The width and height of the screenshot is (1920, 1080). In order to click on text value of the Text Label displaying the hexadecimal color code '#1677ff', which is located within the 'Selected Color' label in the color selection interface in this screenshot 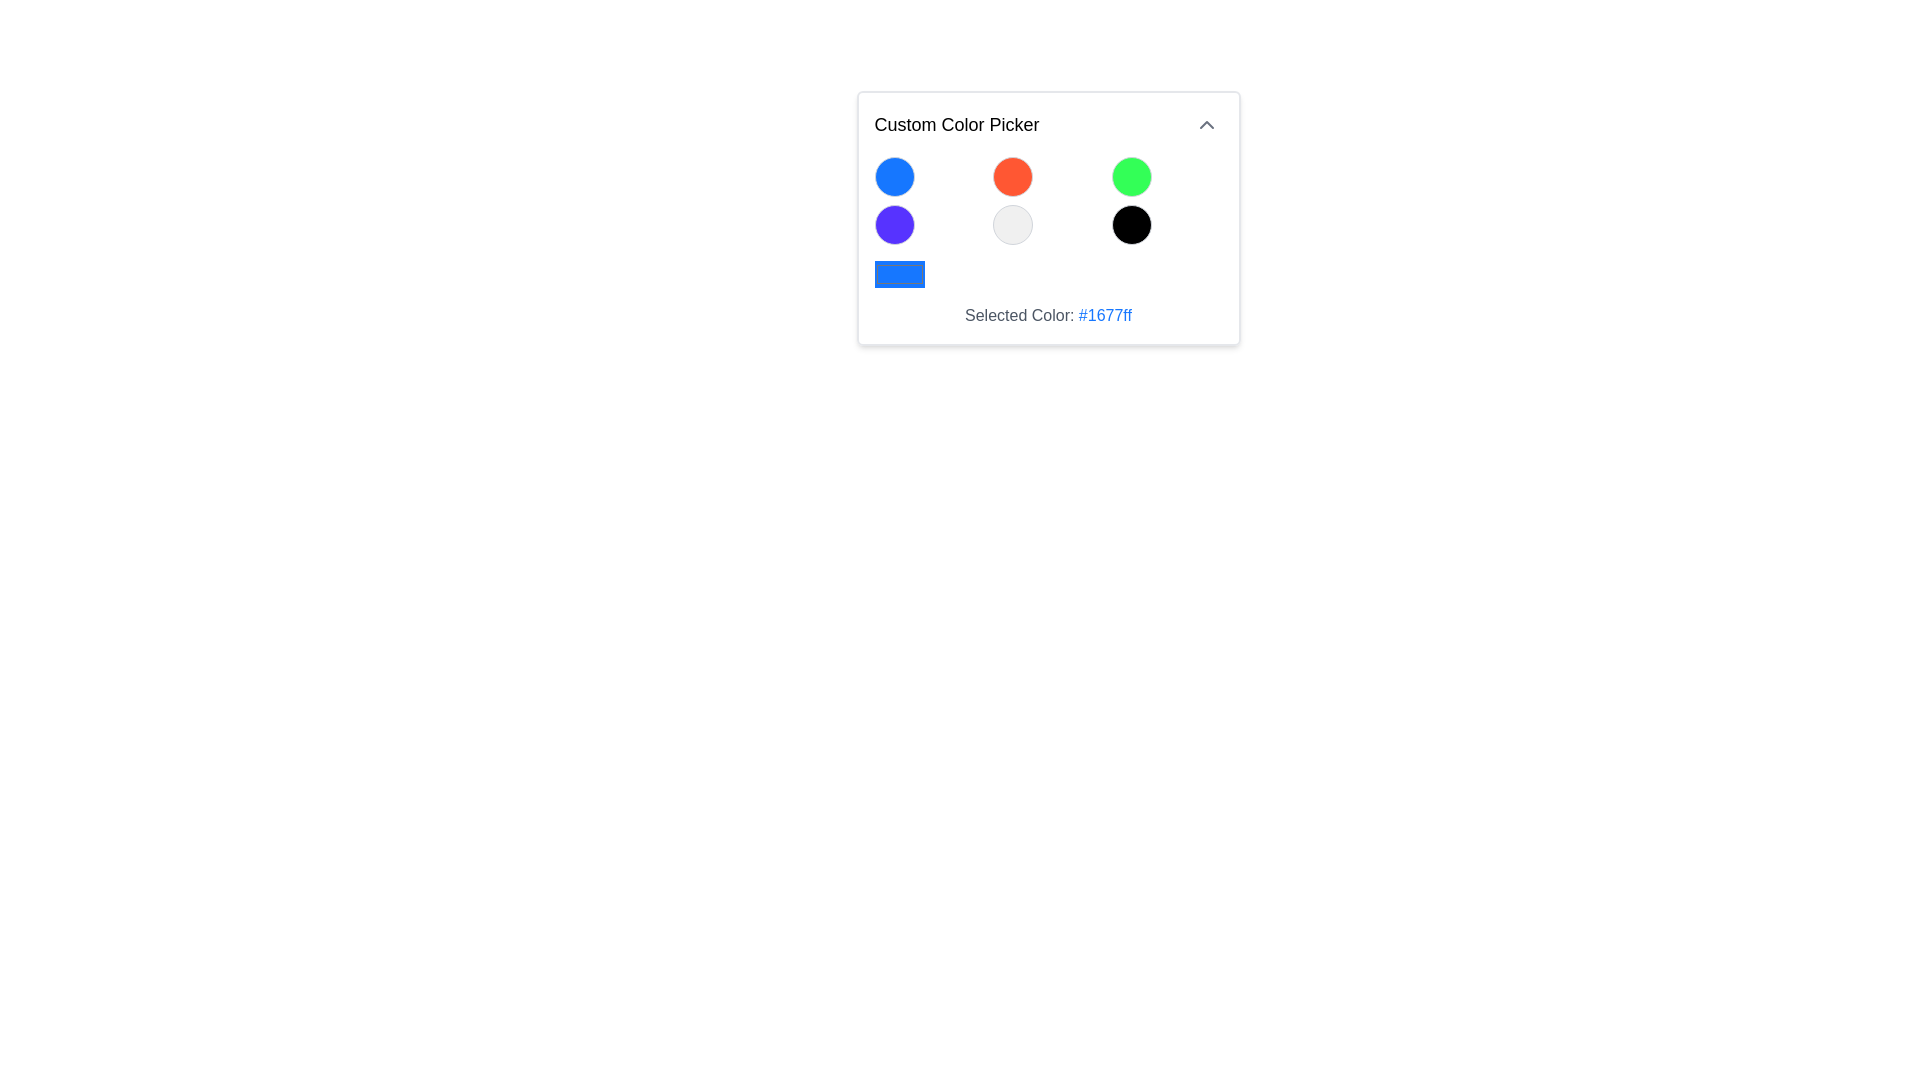, I will do `click(1104, 315)`.